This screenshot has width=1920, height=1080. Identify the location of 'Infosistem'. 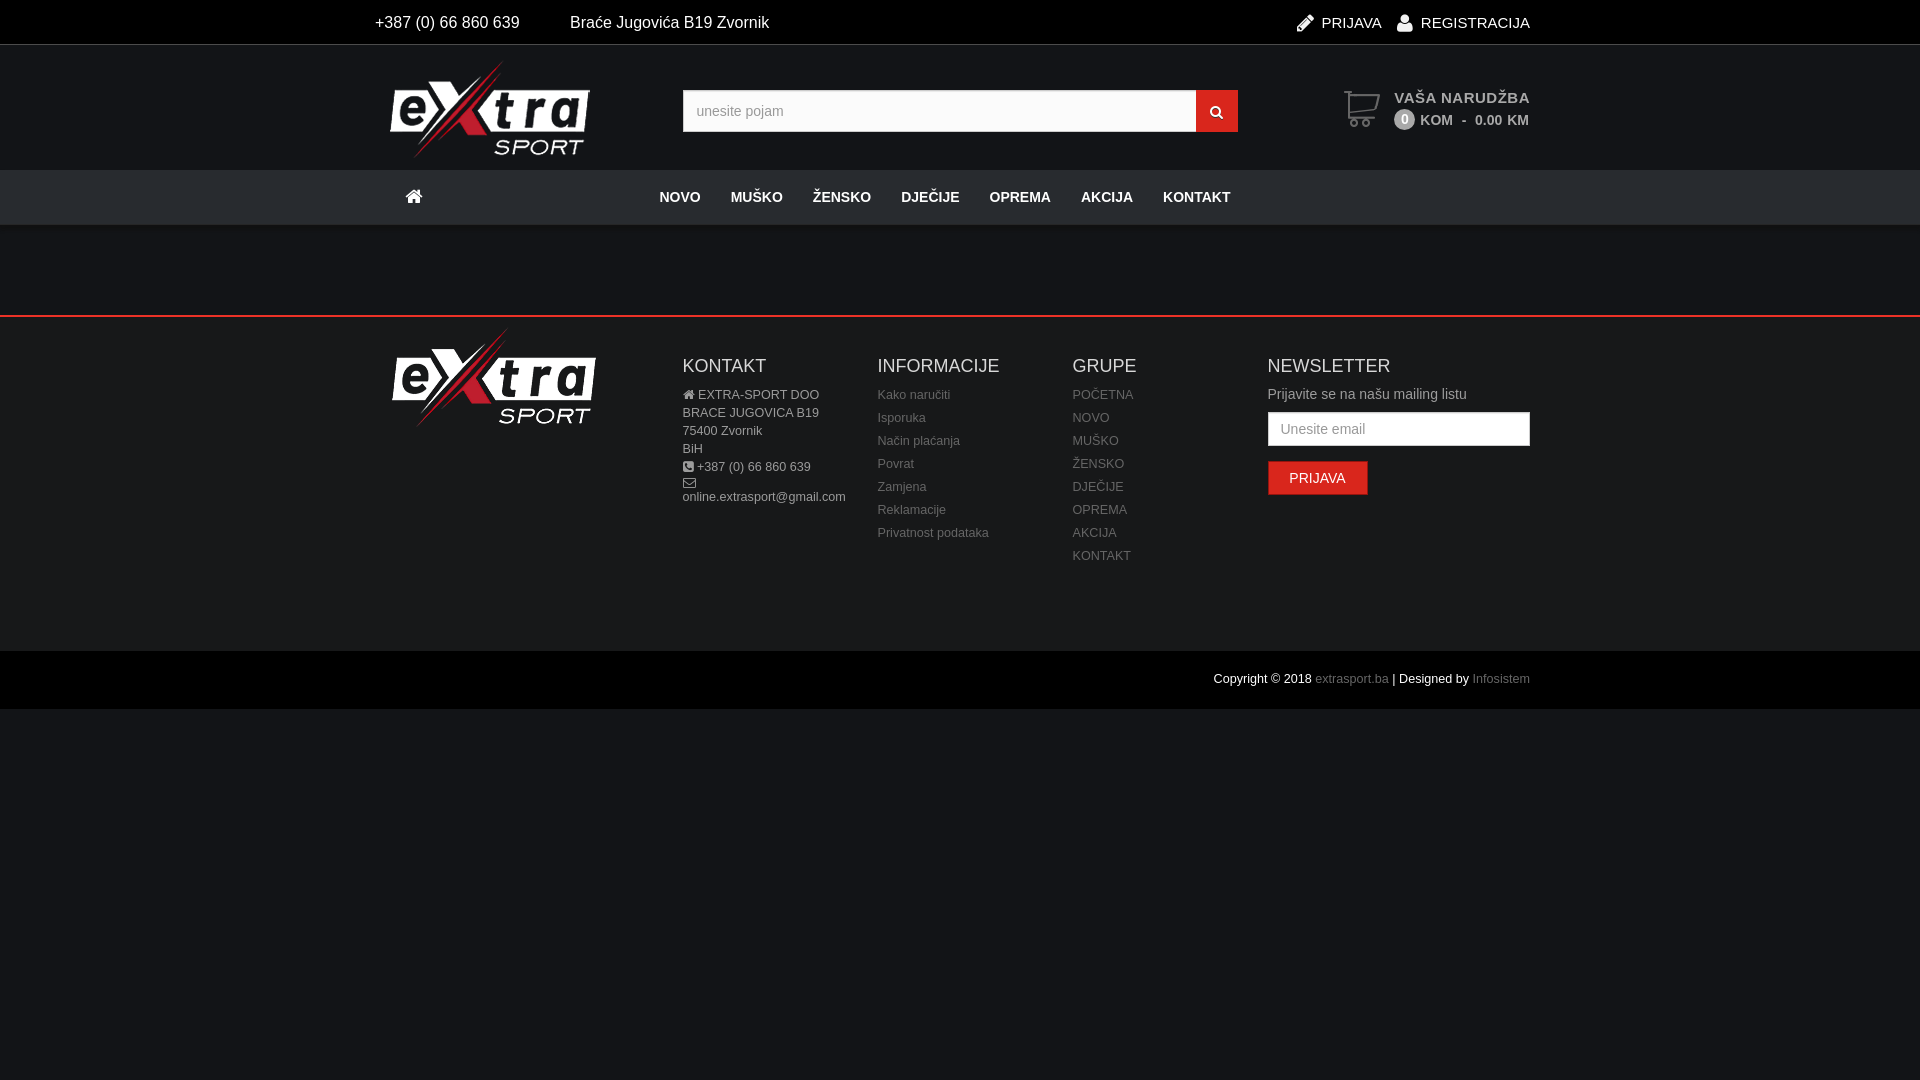
(1501, 677).